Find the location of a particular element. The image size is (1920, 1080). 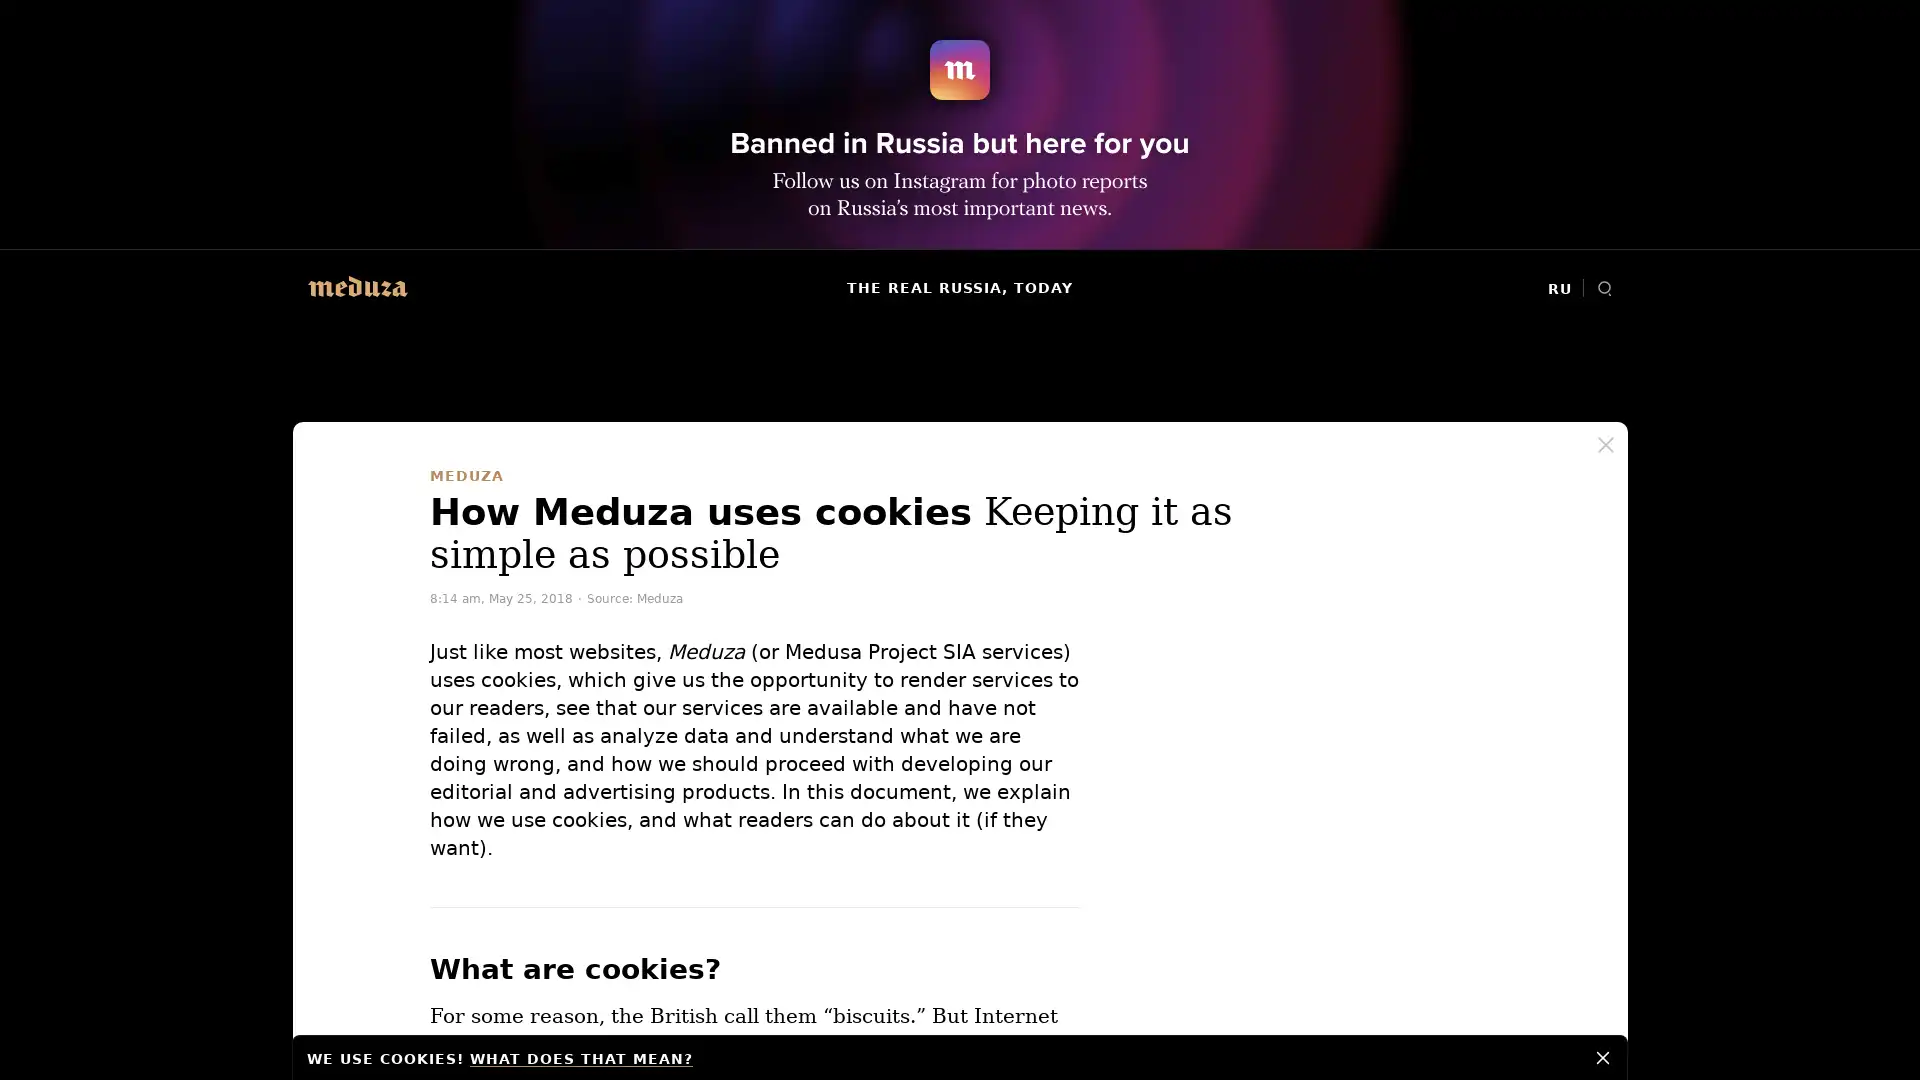

Search is located at coordinates (1604, 288).